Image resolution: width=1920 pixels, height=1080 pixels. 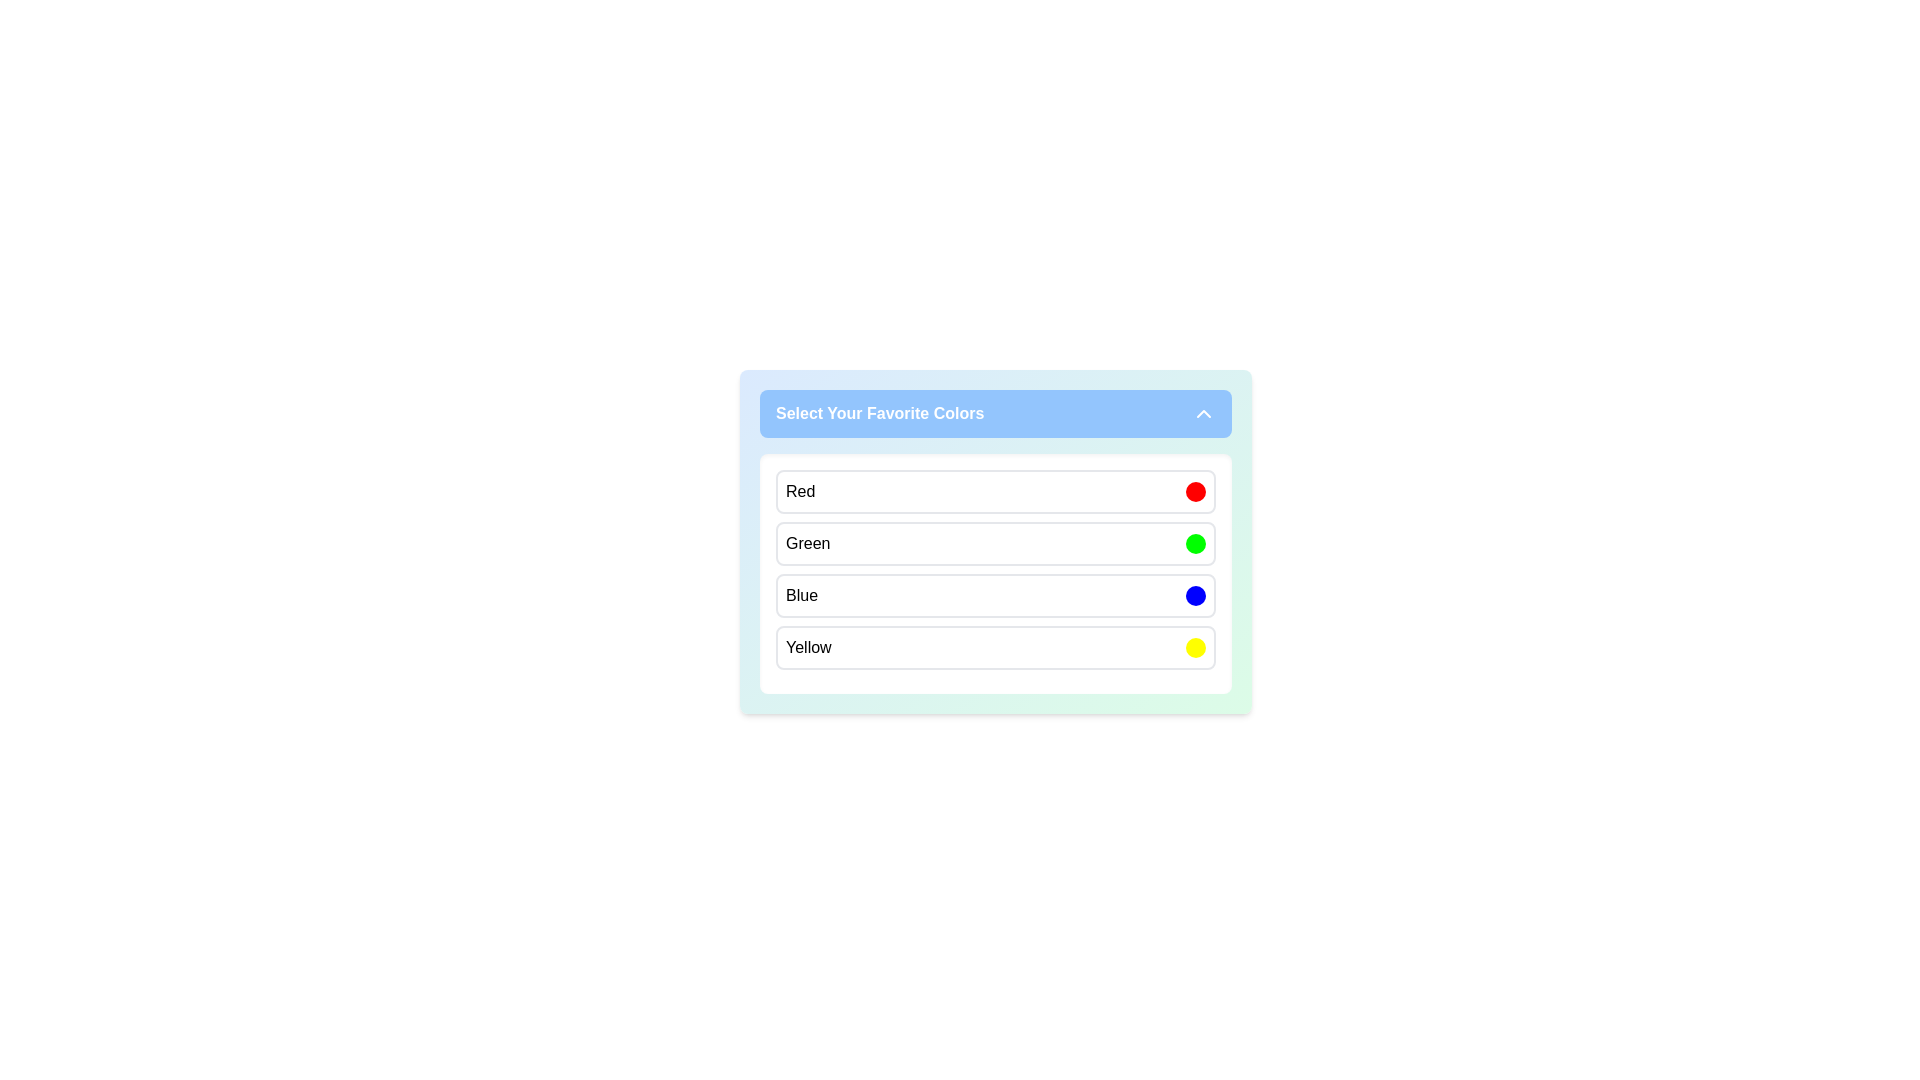 What do you see at coordinates (1195, 595) in the screenshot?
I see `the color indicator representing the color blue, located at the end of the third row in the list of colored entries` at bounding box center [1195, 595].